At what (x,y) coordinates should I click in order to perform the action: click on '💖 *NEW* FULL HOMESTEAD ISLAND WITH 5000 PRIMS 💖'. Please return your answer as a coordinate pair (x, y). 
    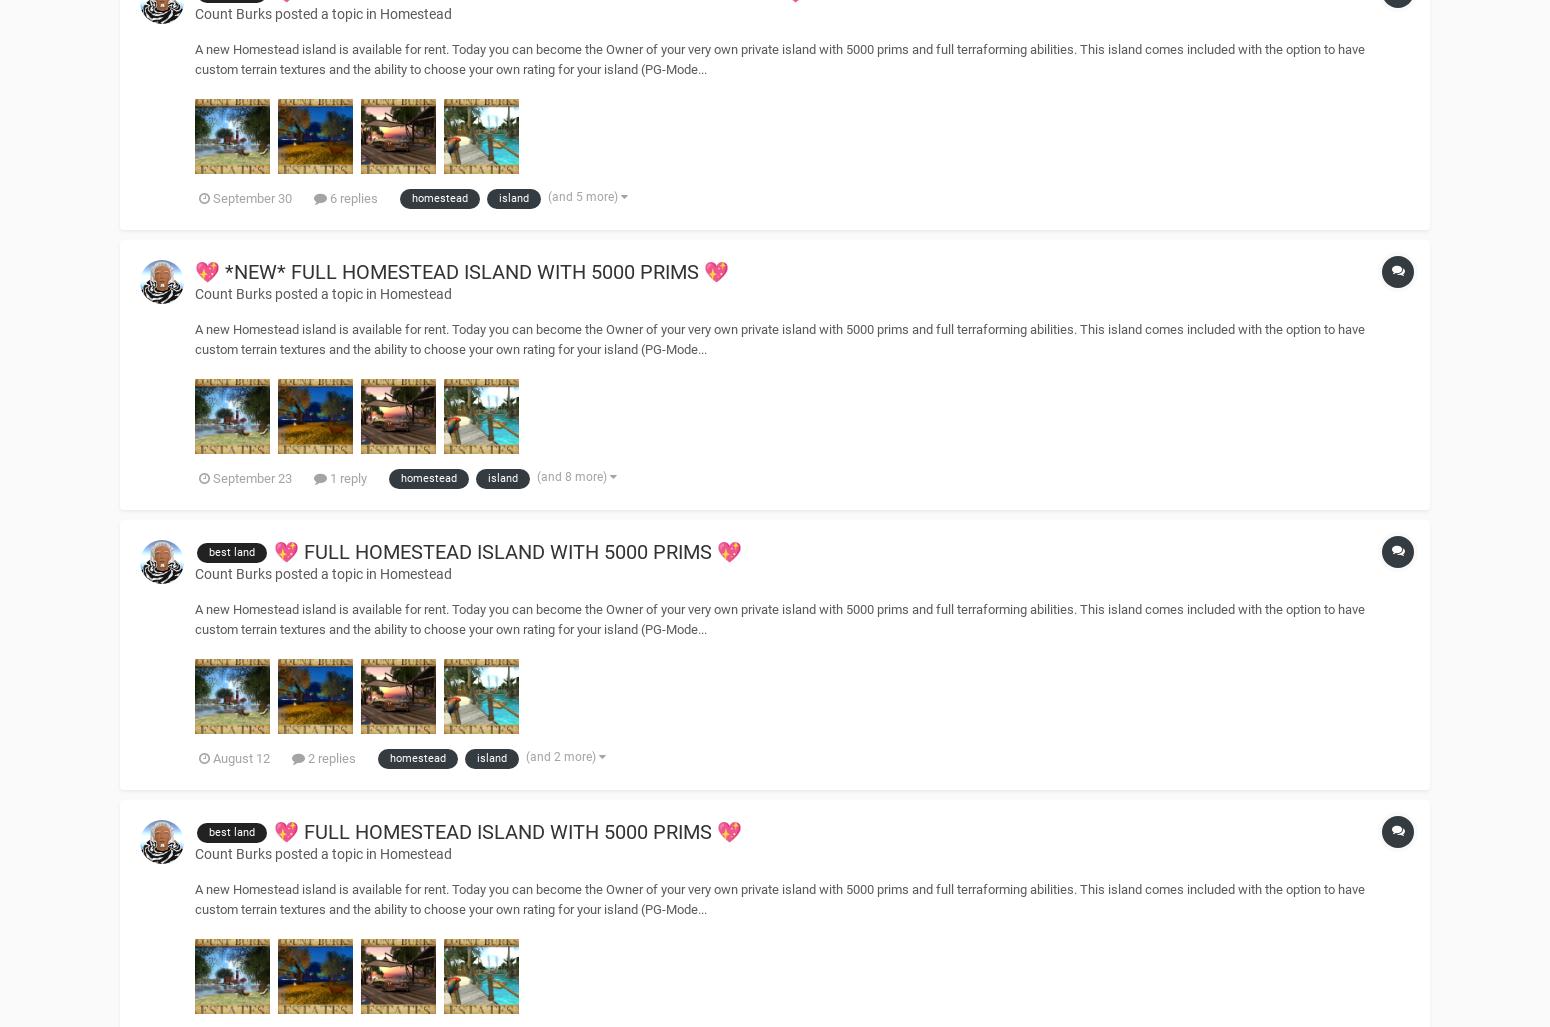
    Looking at the image, I should click on (193, 271).